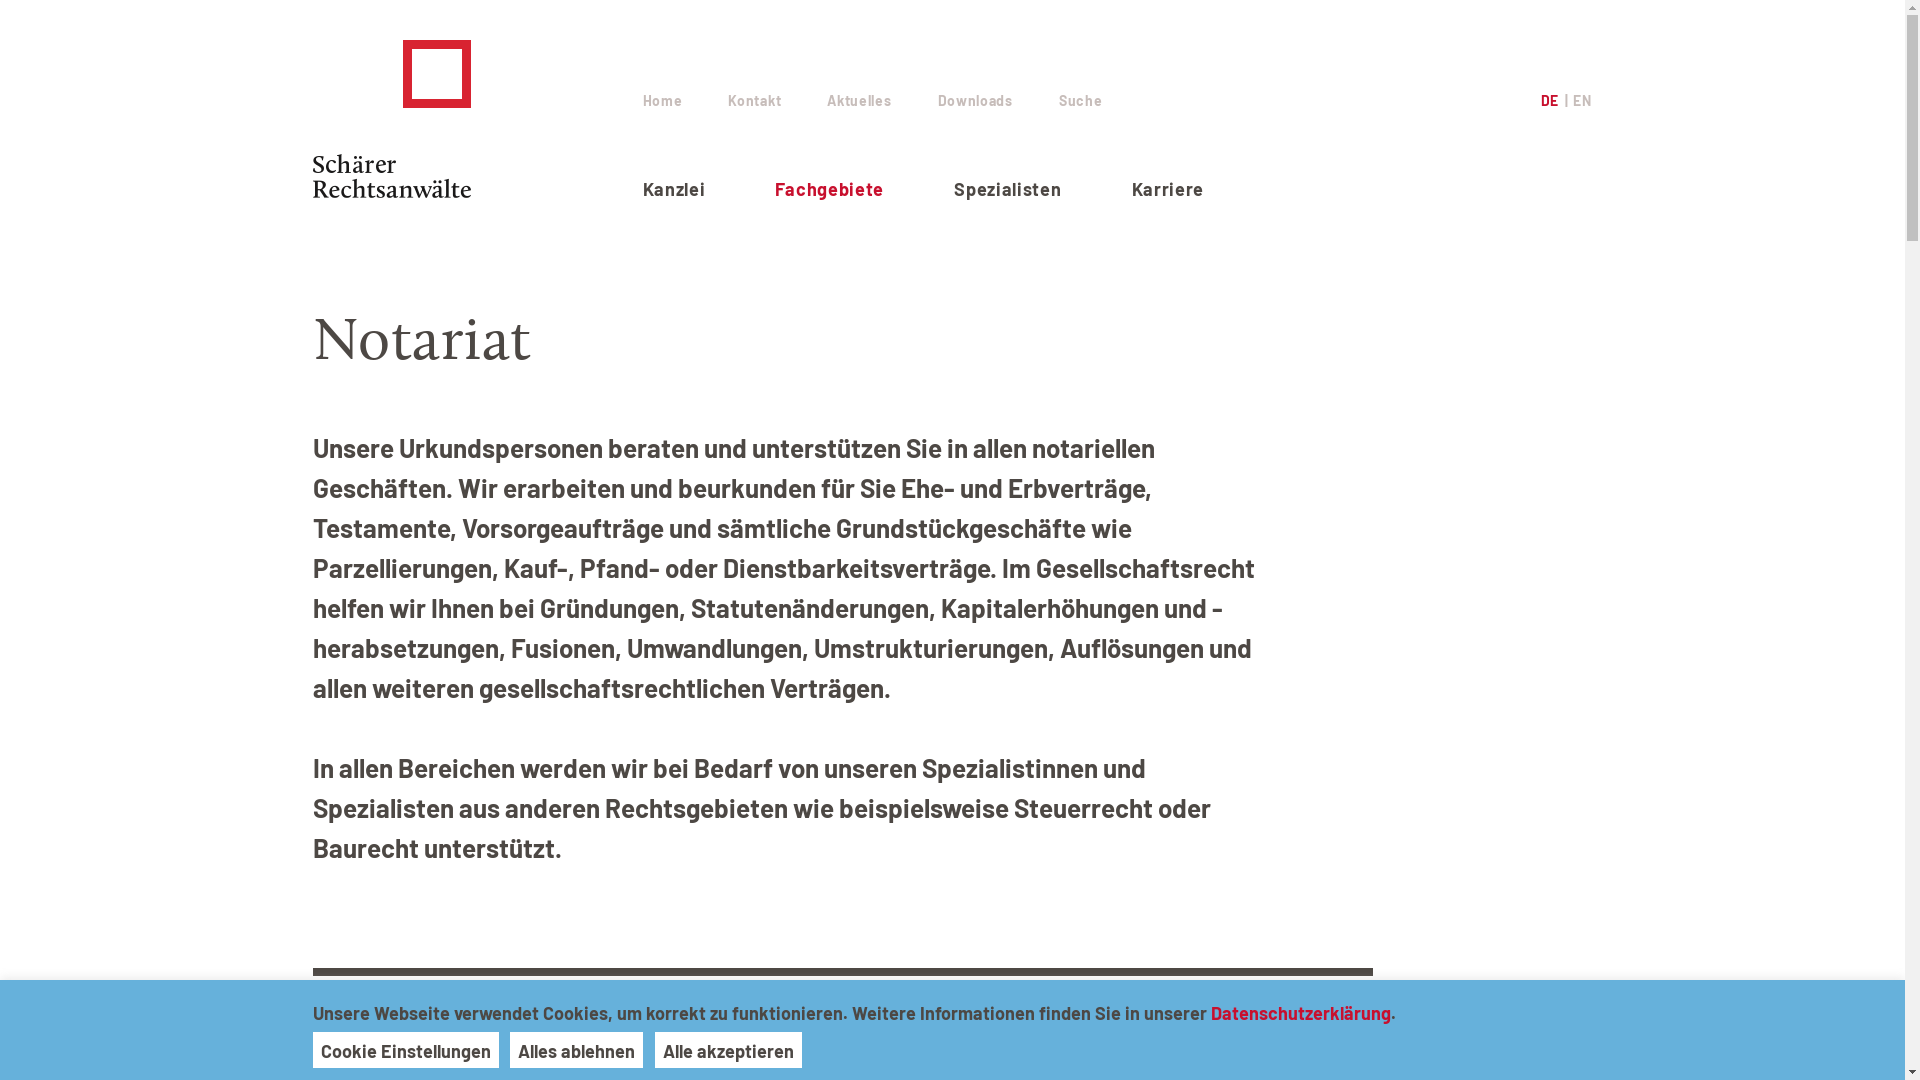  What do you see at coordinates (653, 1048) in the screenshot?
I see `'Alle akzeptieren'` at bounding box center [653, 1048].